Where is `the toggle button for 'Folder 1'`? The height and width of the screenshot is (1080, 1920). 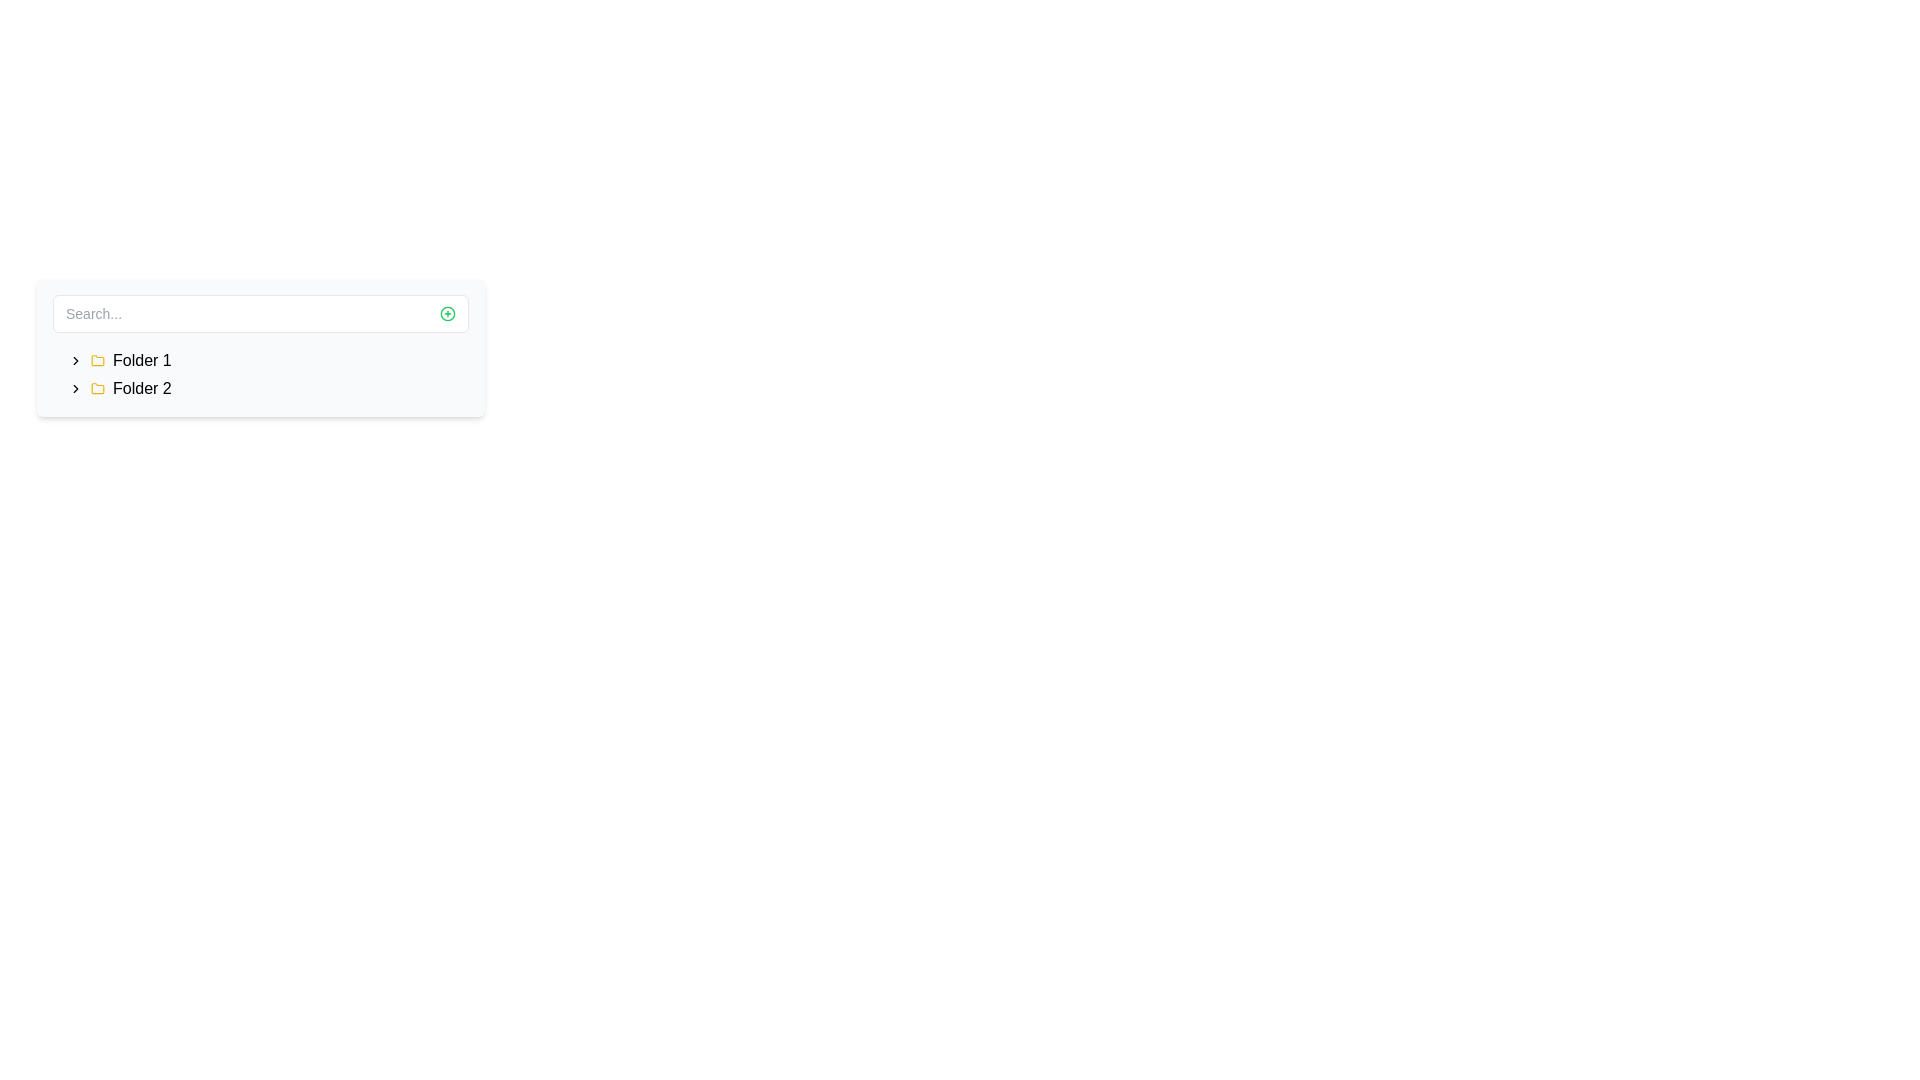
the toggle button for 'Folder 1' is located at coordinates (76, 361).